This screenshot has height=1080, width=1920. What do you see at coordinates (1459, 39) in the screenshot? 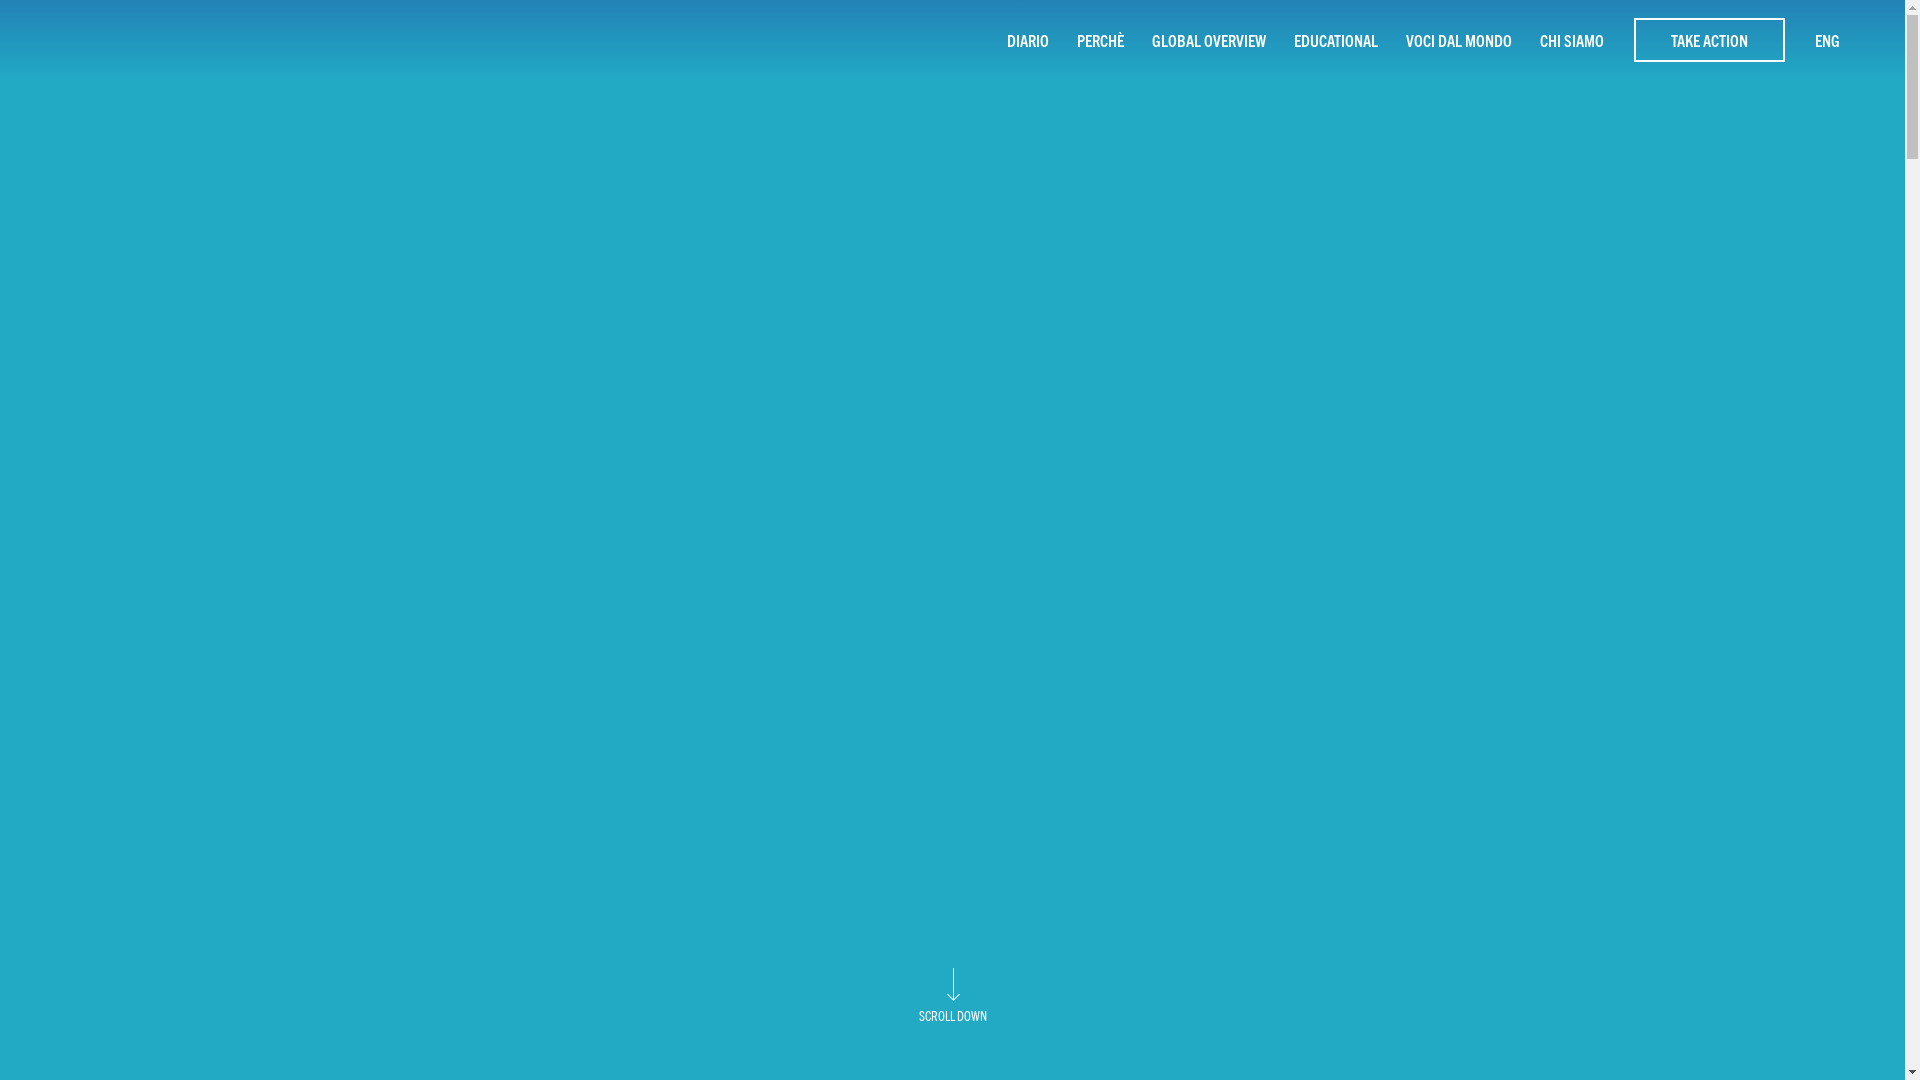
I see `'VOCI DAL MONDO'` at bounding box center [1459, 39].